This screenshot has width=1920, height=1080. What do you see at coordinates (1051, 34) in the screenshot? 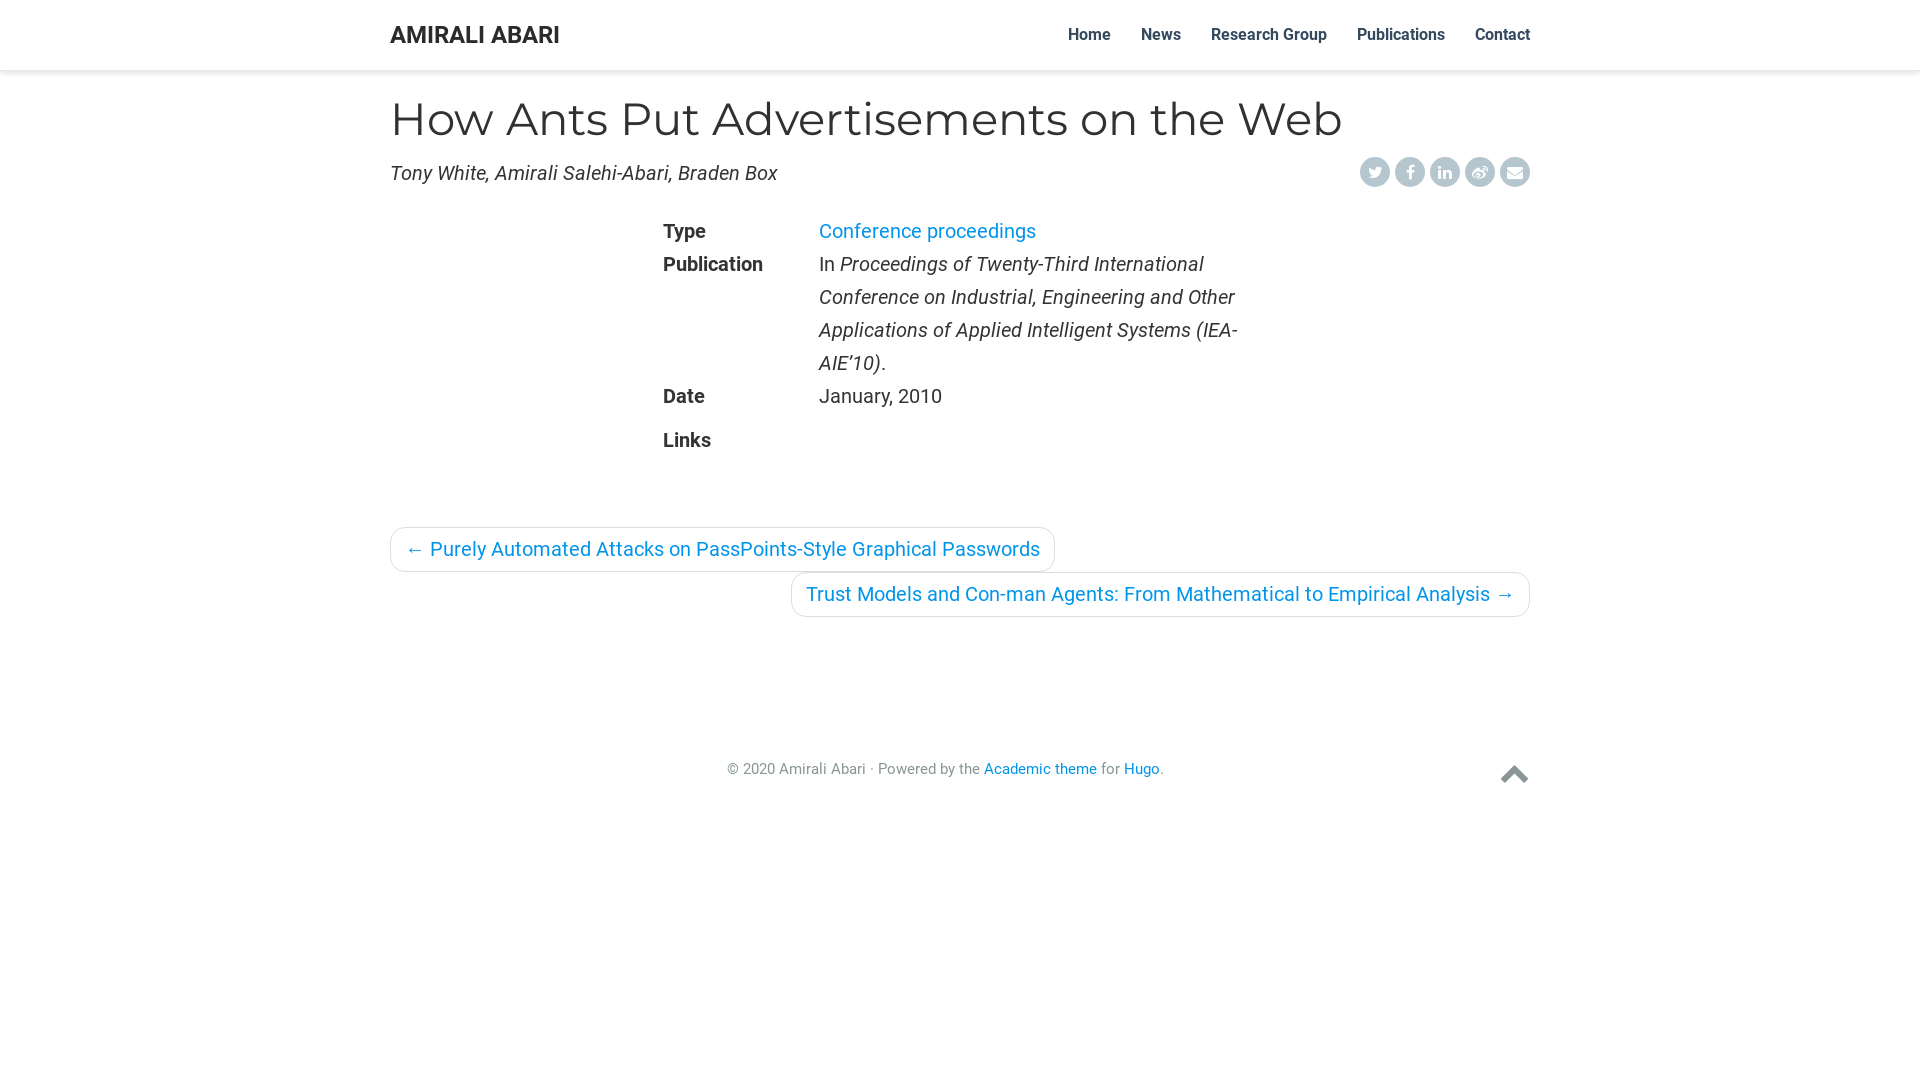
I see `'Home'` at bounding box center [1051, 34].